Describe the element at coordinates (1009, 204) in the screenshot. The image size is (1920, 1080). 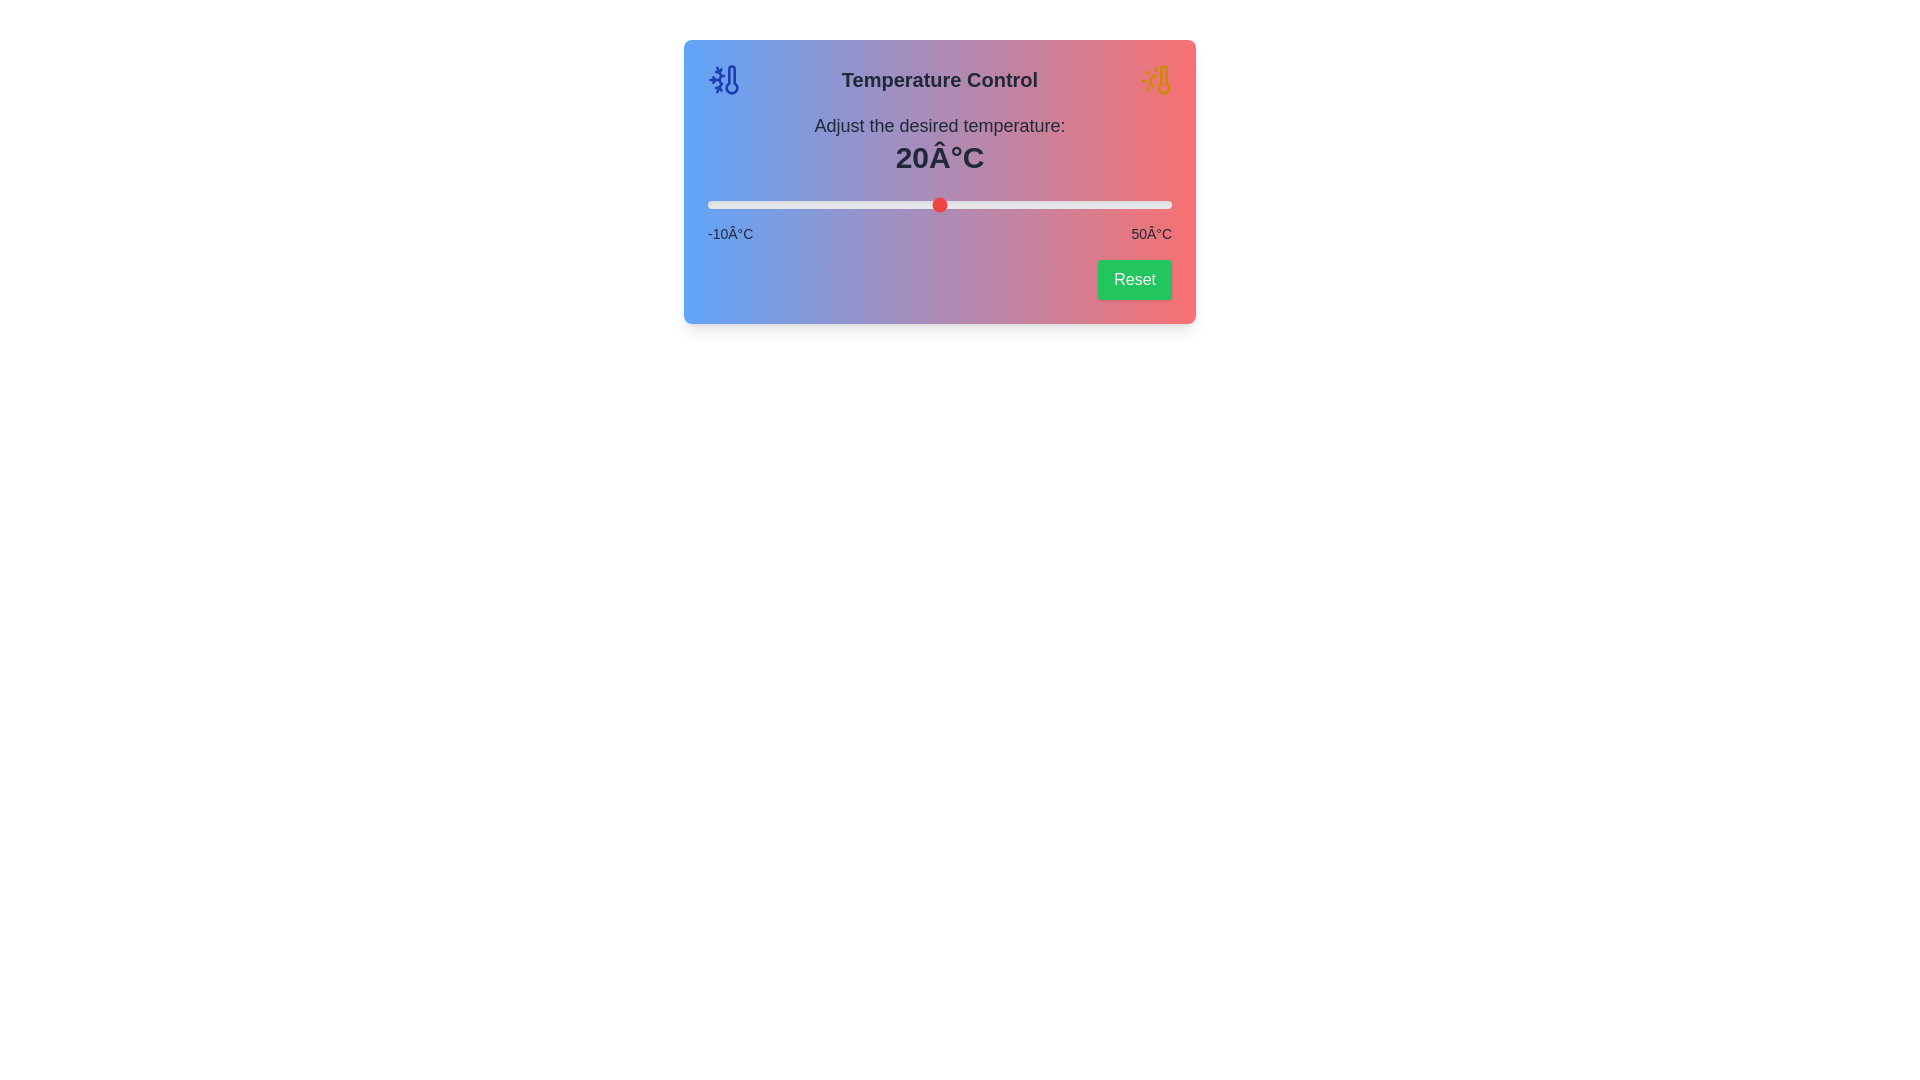
I see `the slider to set the temperature to 29°C` at that location.